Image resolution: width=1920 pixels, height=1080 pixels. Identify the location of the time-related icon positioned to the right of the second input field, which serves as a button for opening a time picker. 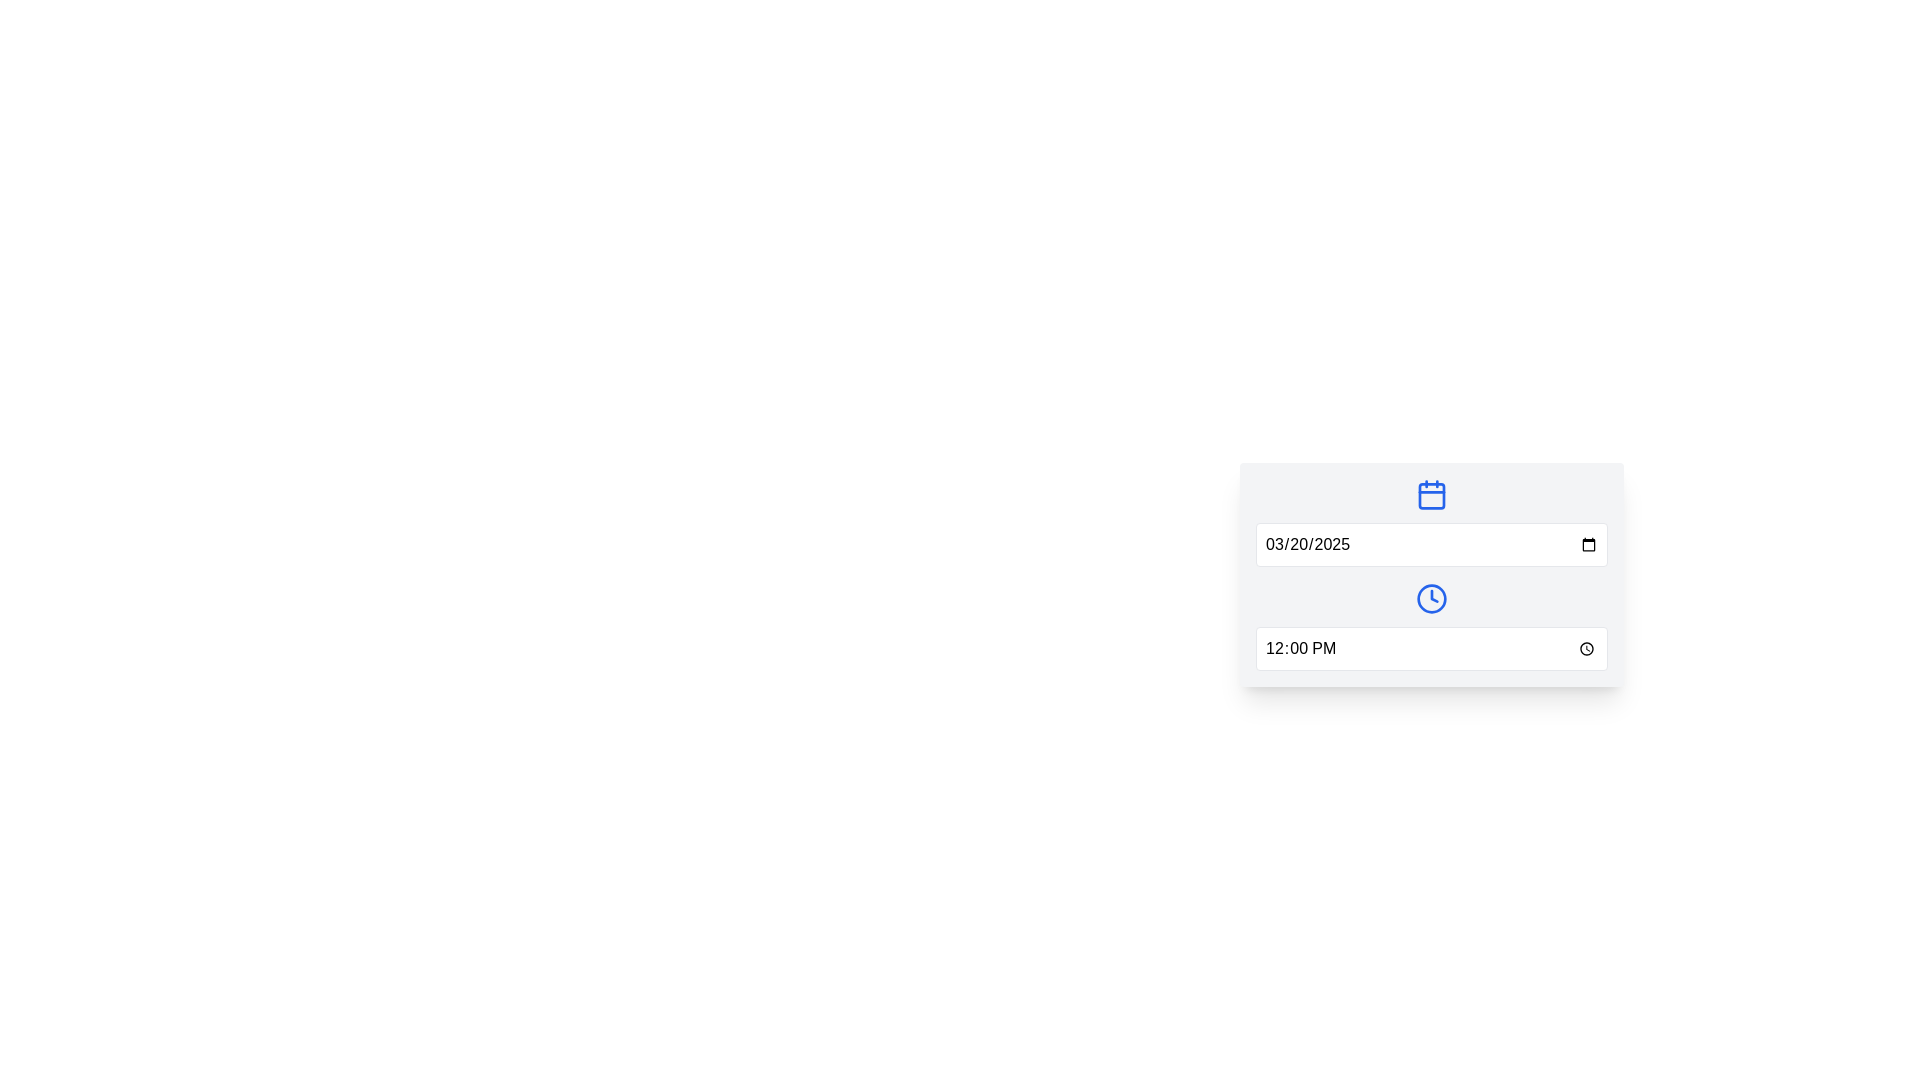
(1430, 597).